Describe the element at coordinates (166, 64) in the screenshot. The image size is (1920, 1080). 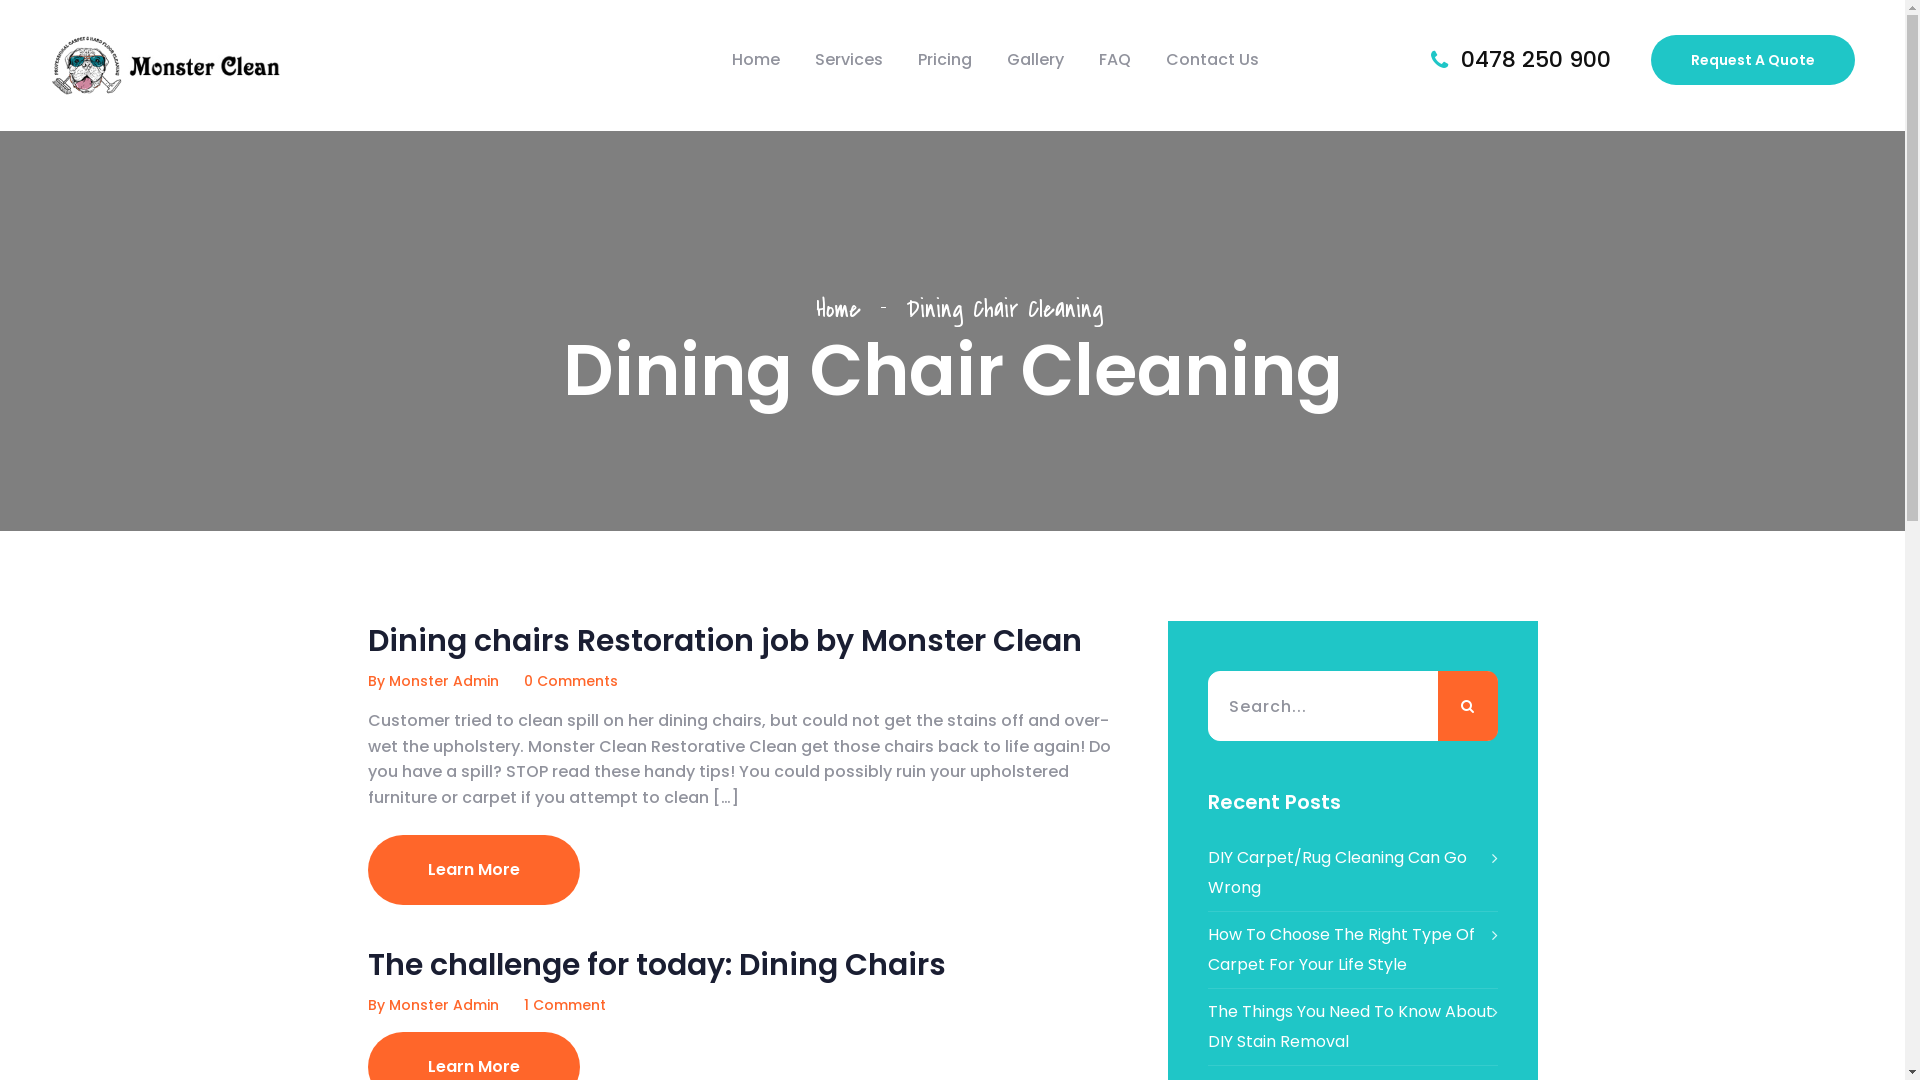
I see `'Monster Carpet & Hard Floor Cleaning Melbourne'` at that location.